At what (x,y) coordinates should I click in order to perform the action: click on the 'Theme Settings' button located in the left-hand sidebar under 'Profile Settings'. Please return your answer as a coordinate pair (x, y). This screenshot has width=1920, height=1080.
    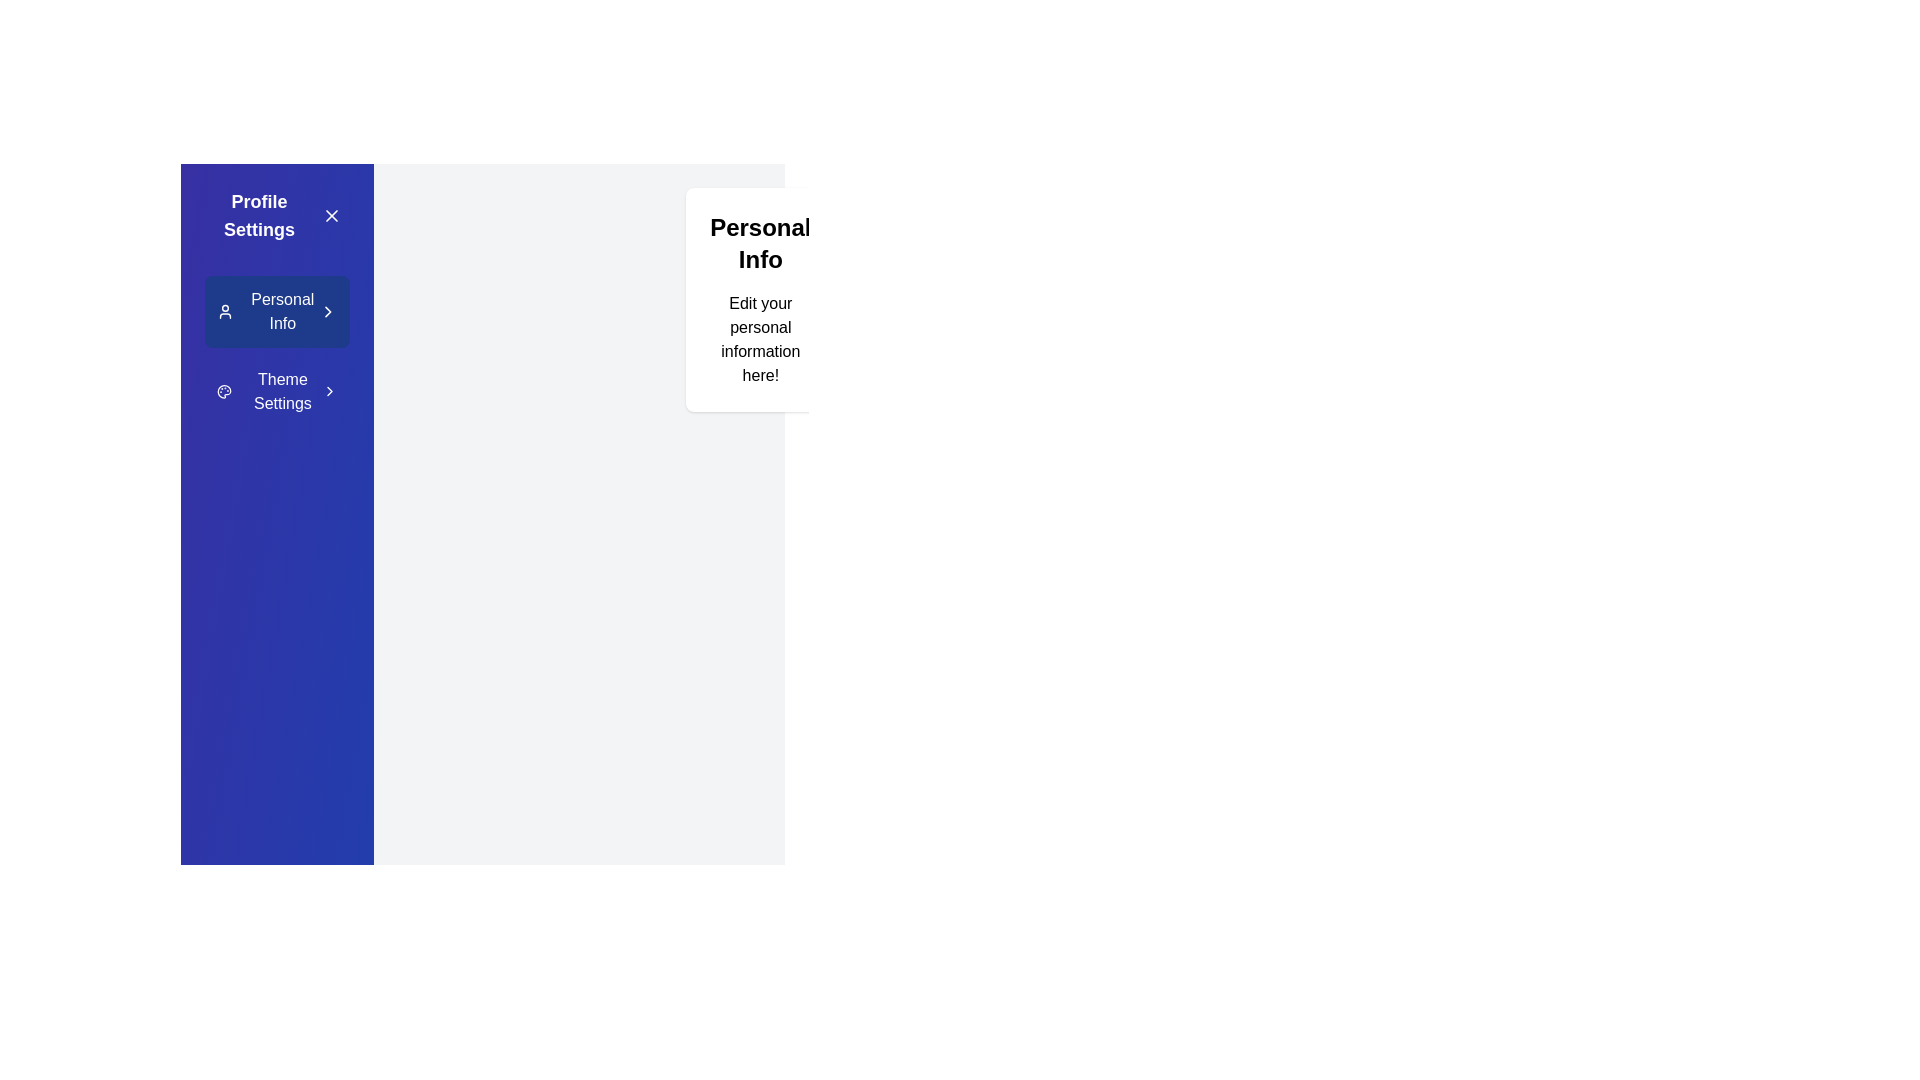
    Looking at the image, I should click on (276, 392).